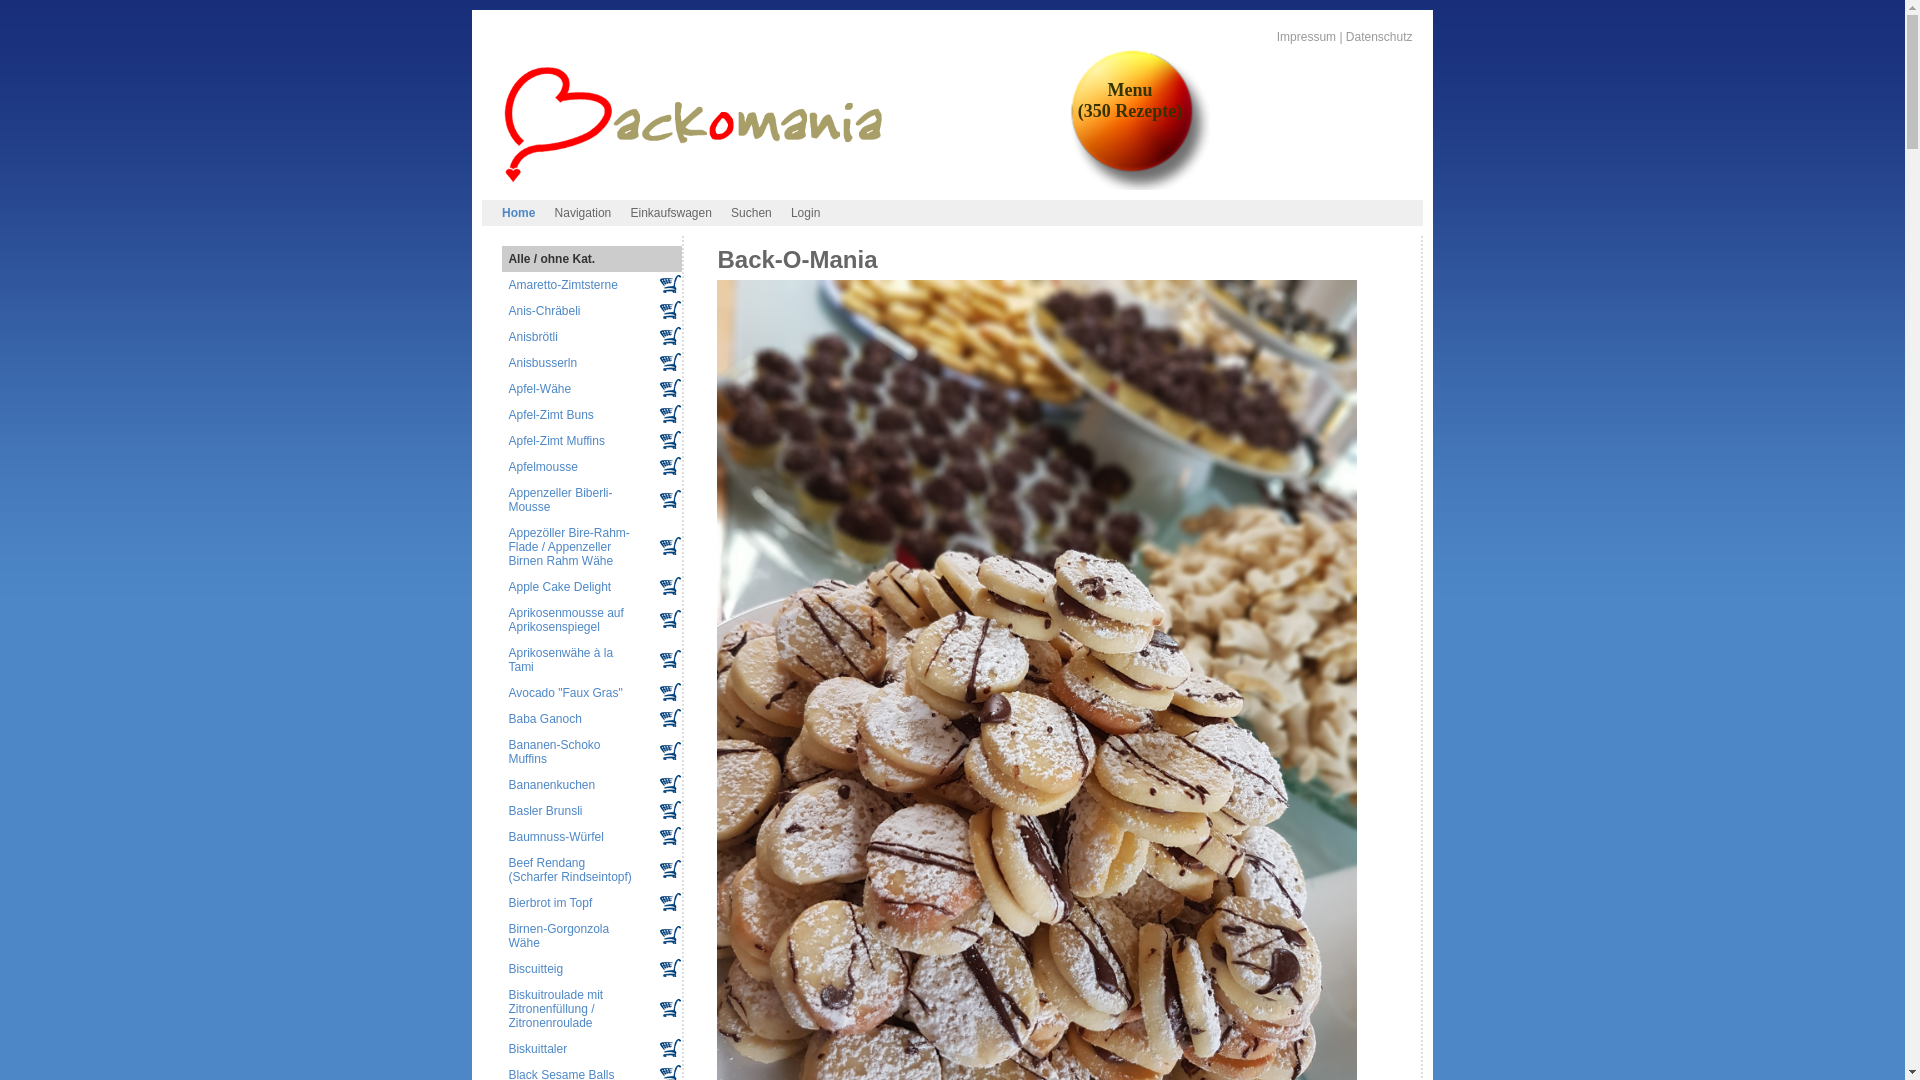 Image resolution: width=1920 pixels, height=1080 pixels. I want to click on 'Datenschutz', so click(1378, 37).